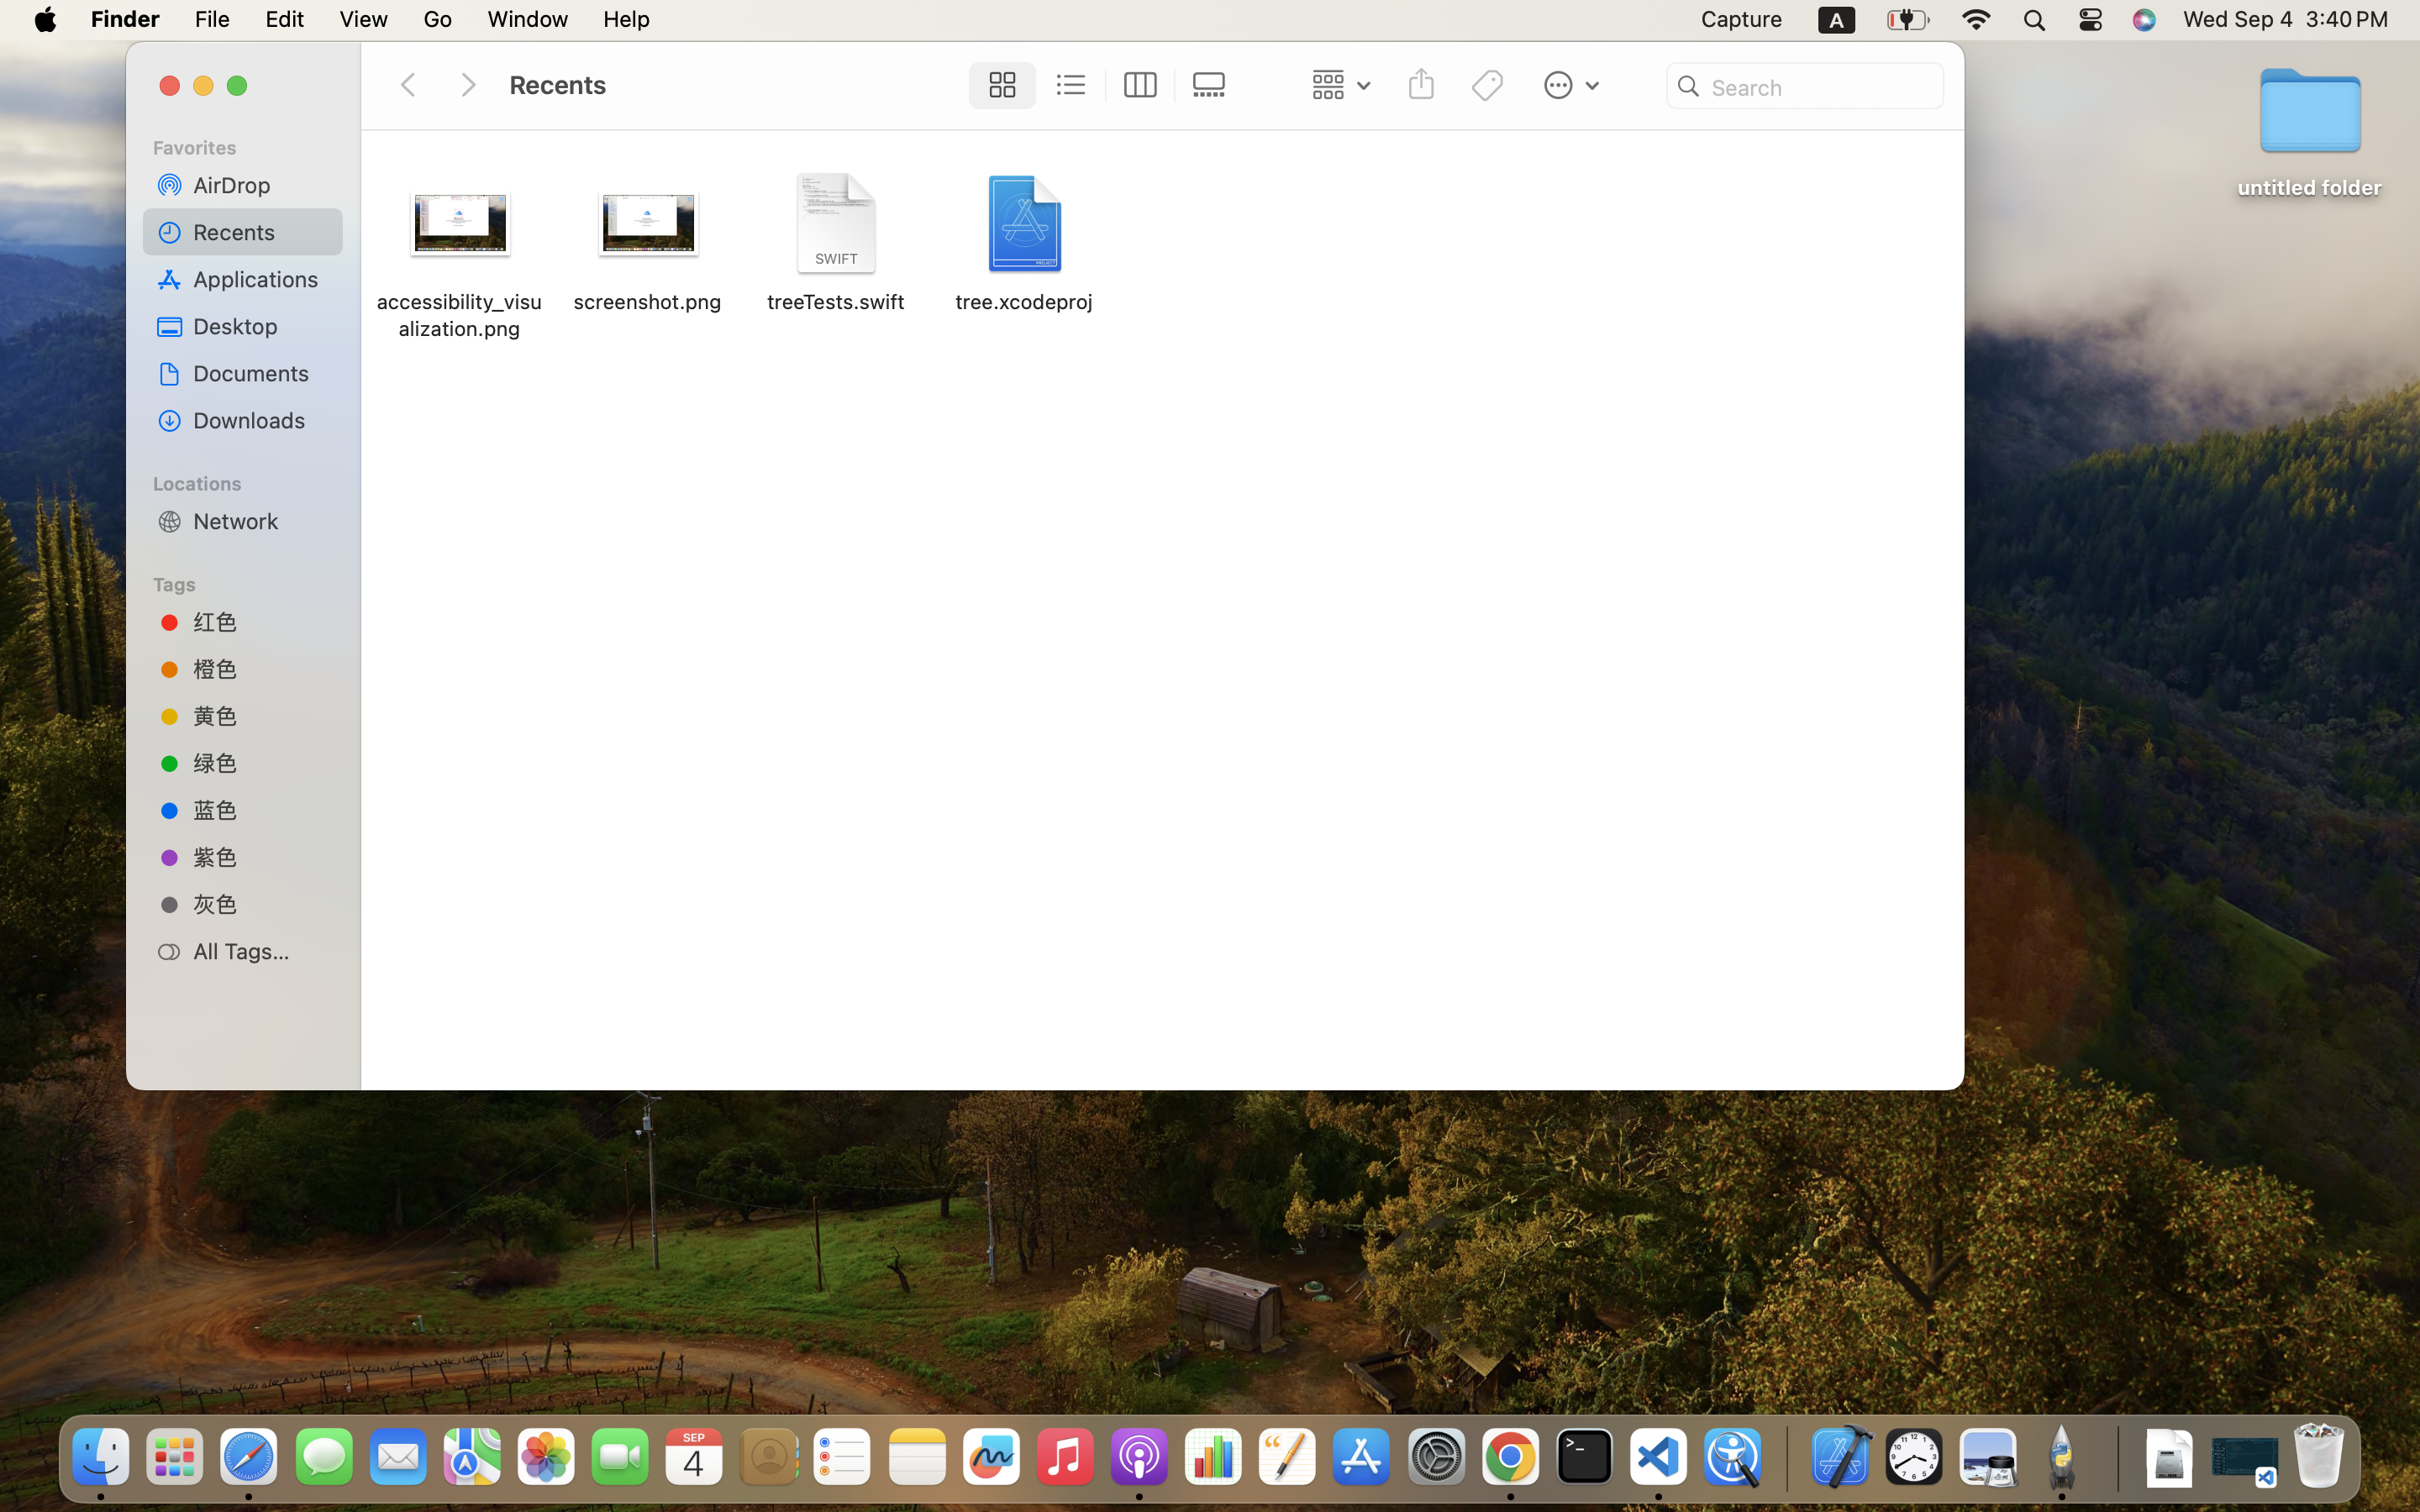 This screenshot has width=2420, height=1512. Describe the element at coordinates (260, 373) in the screenshot. I see `'Documents'` at that location.